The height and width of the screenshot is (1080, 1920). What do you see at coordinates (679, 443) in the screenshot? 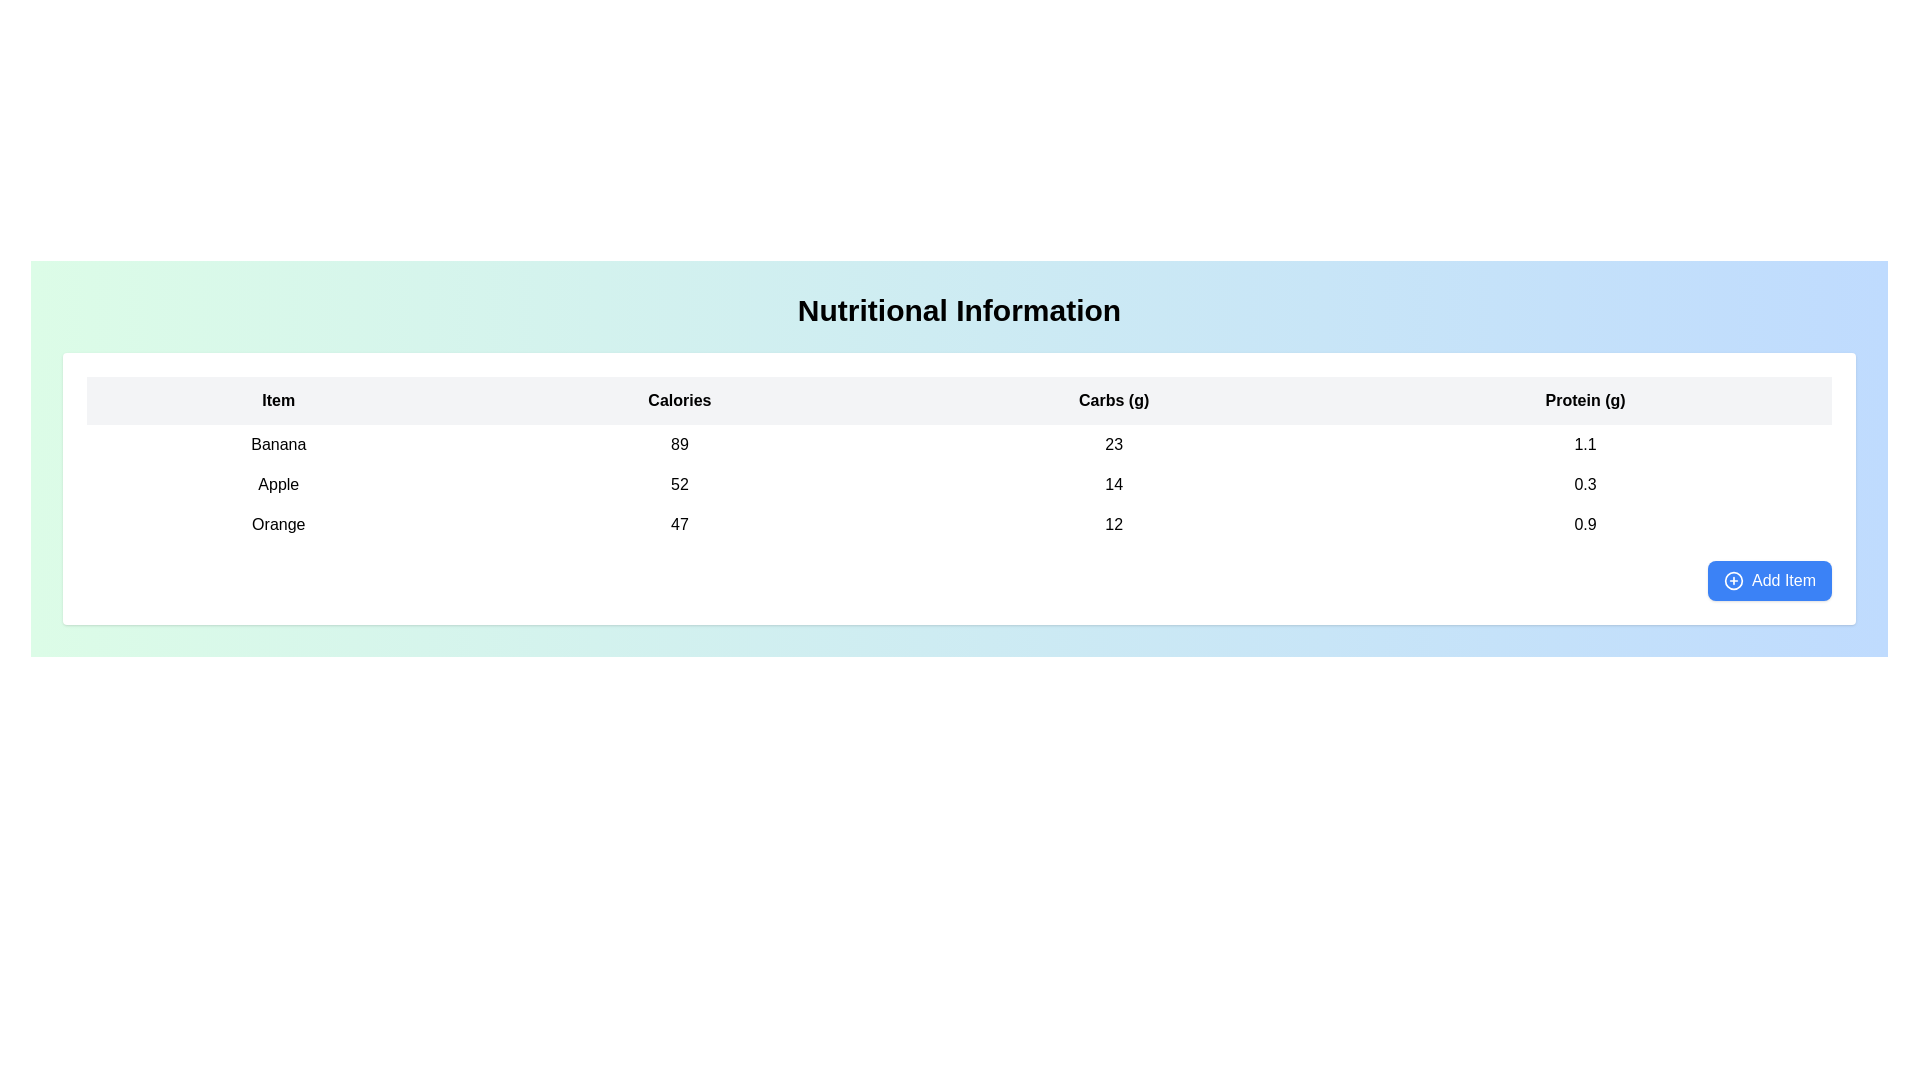
I see `text value of the '89' calorie count associated with the 'Banana' nutritional entry, located in the second column under the 'Calories' heading of the first row` at bounding box center [679, 443].